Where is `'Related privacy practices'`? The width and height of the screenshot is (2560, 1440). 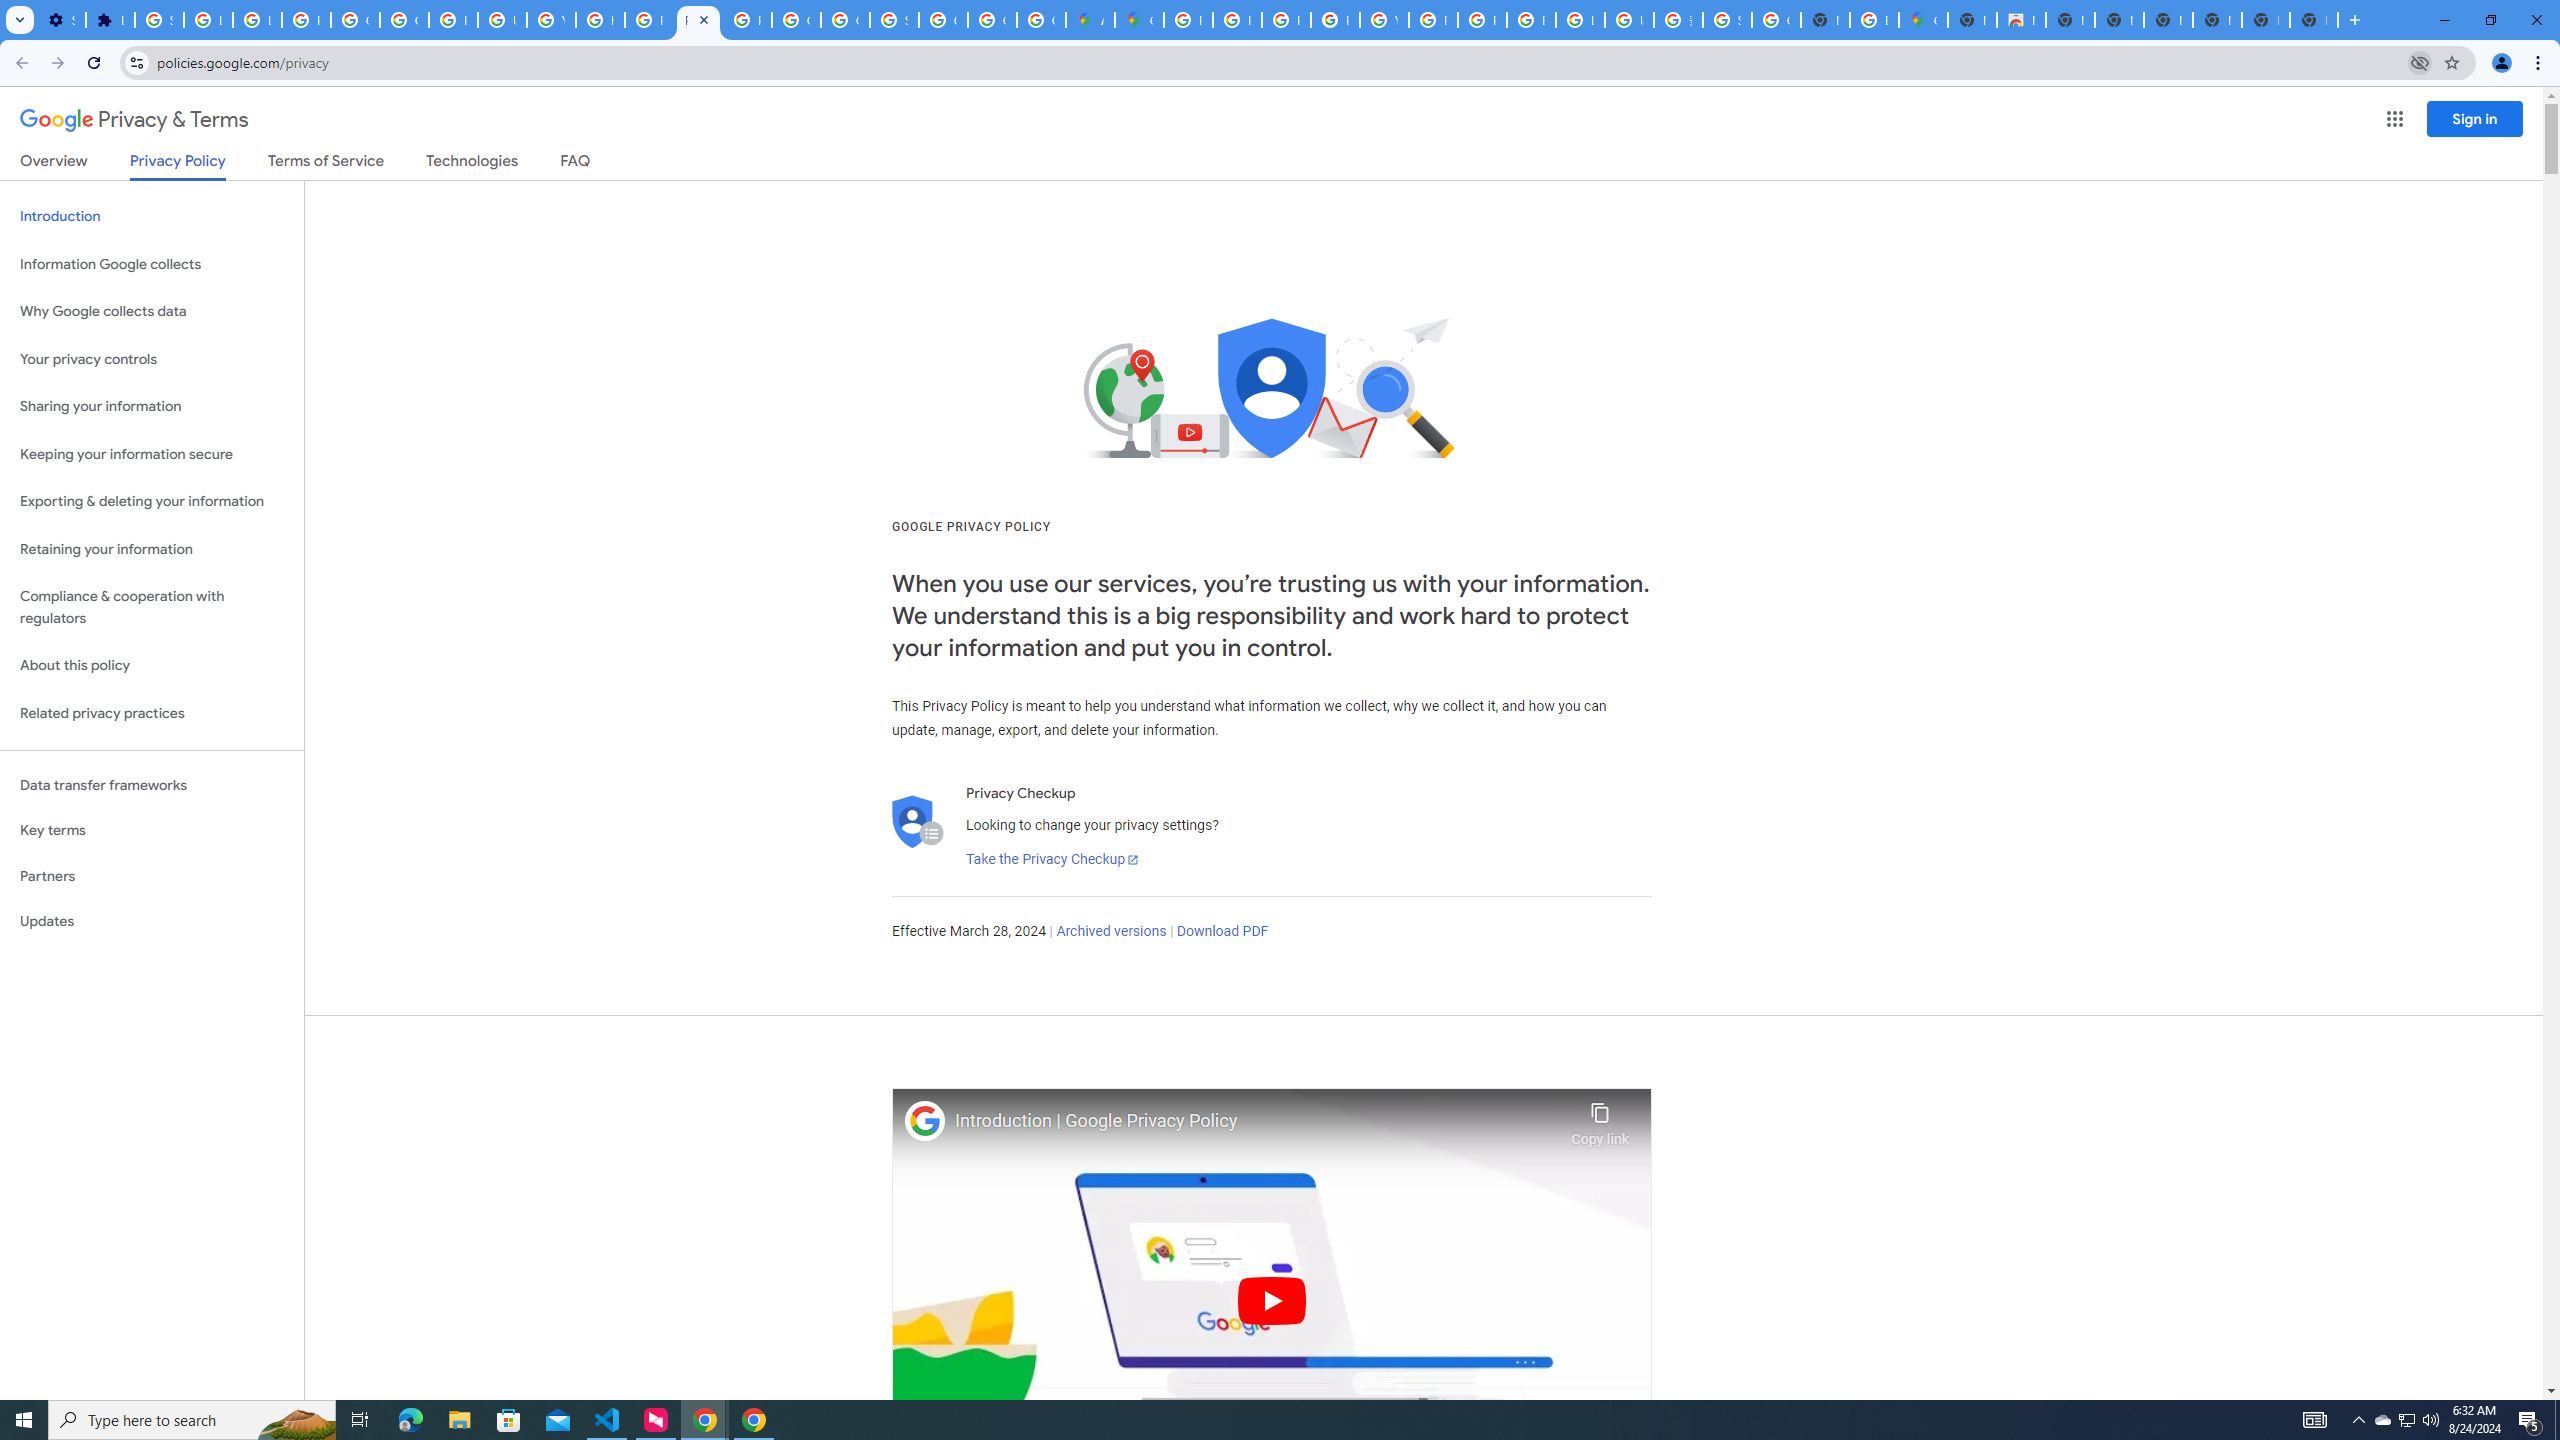
'Related privacy practices' is located at coordinates (151, 712).